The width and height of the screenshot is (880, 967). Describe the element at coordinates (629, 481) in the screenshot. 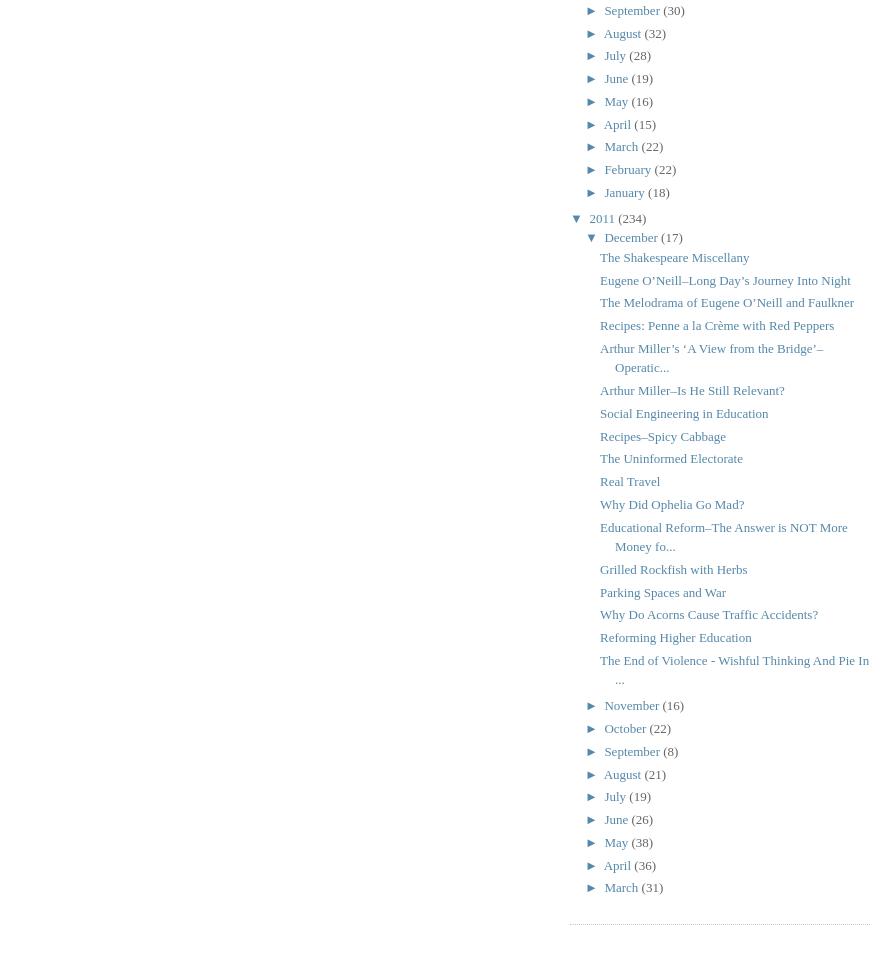

I see `'Real Travel'` at that location.